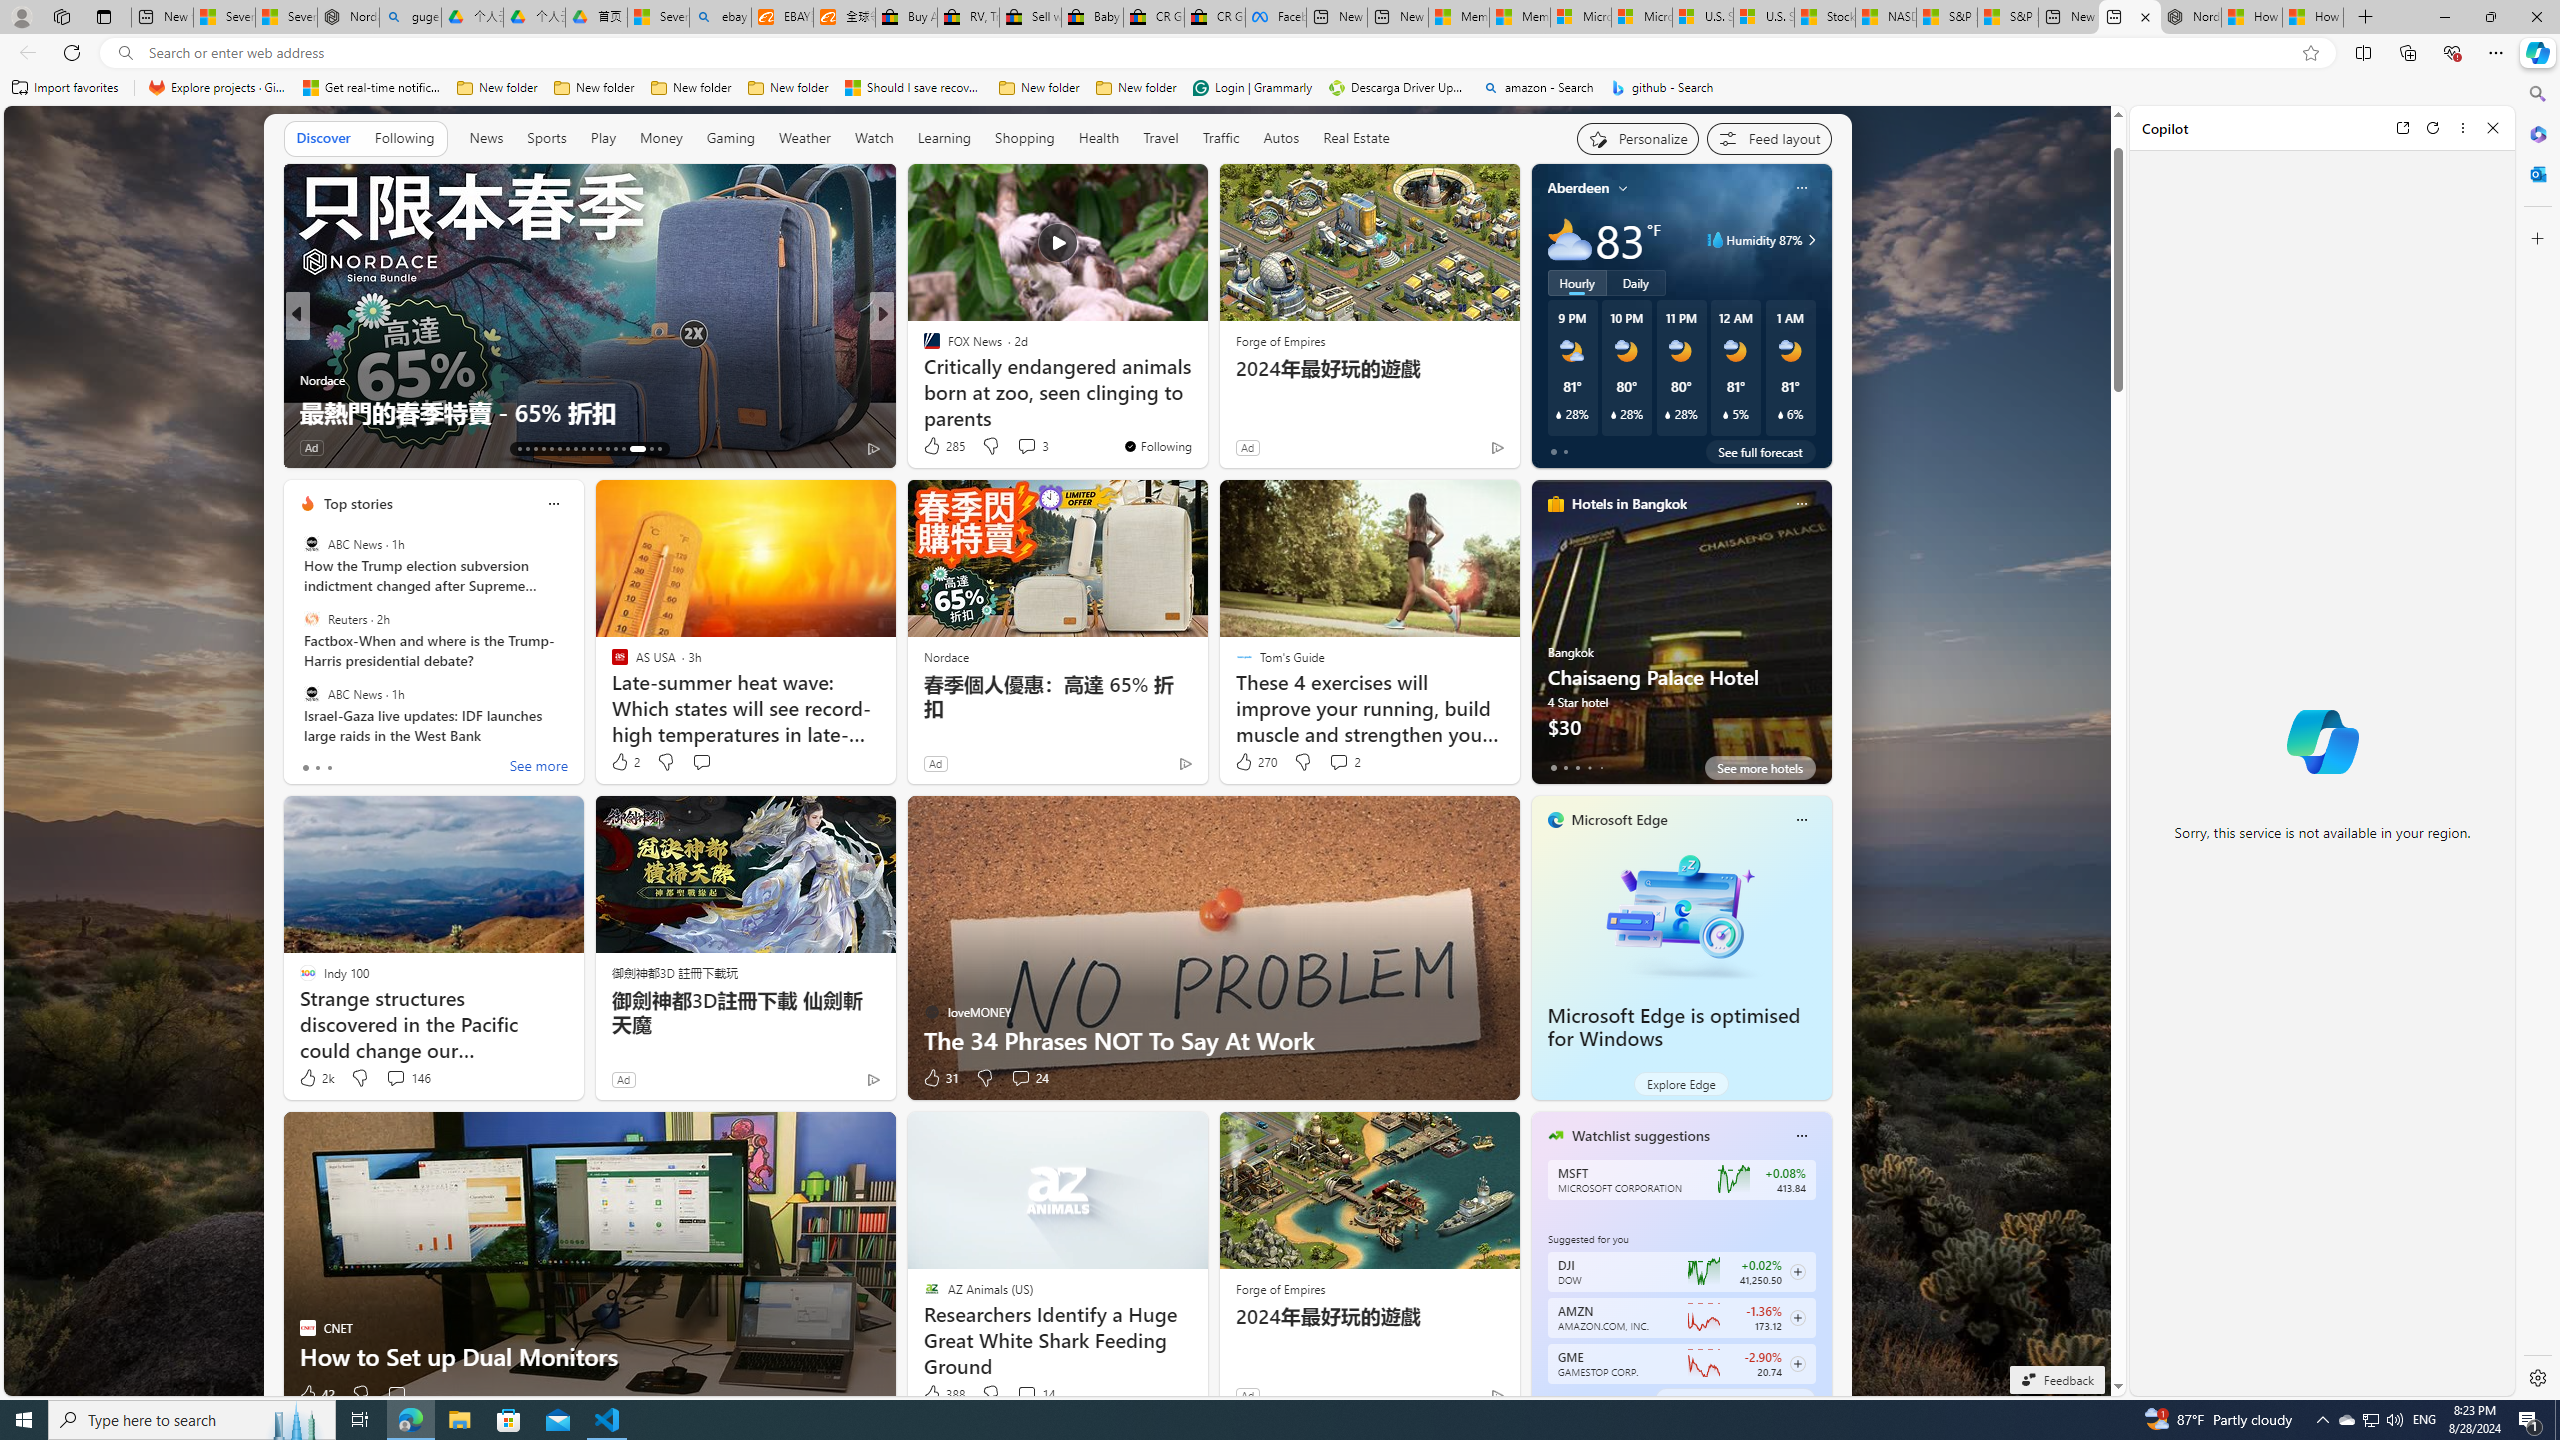 The height and width of the screenshot is (1440, 2560). What do you see at coordinates (1337, 761) in the screenshot?
I see `'View comments 2 Comment'` at bounding box center [1337, 761].